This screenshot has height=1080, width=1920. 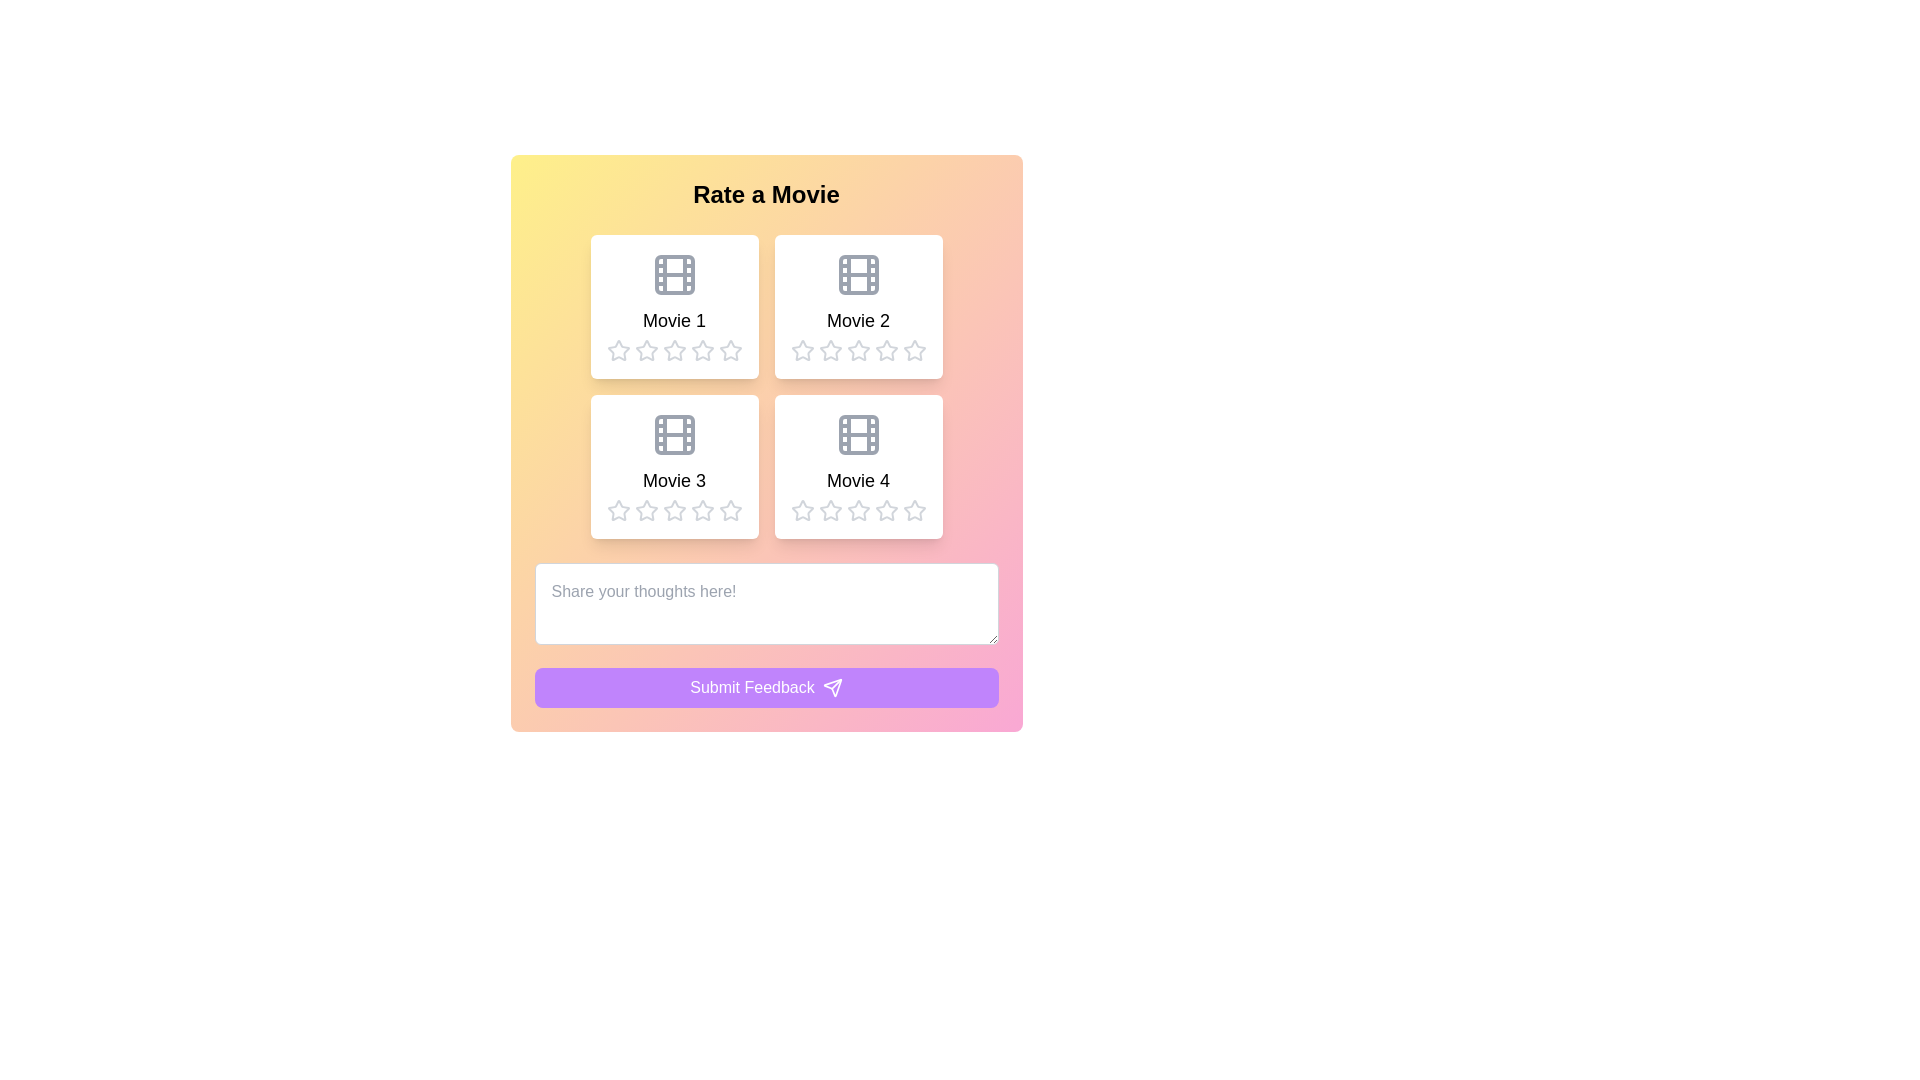 I want to click on the rectangular card labeled 'Movie 3' which contains a film icon and a row of five stars for rating, located in the bottom-left corner of the grid of movie cards, so click(x=674, y=466).